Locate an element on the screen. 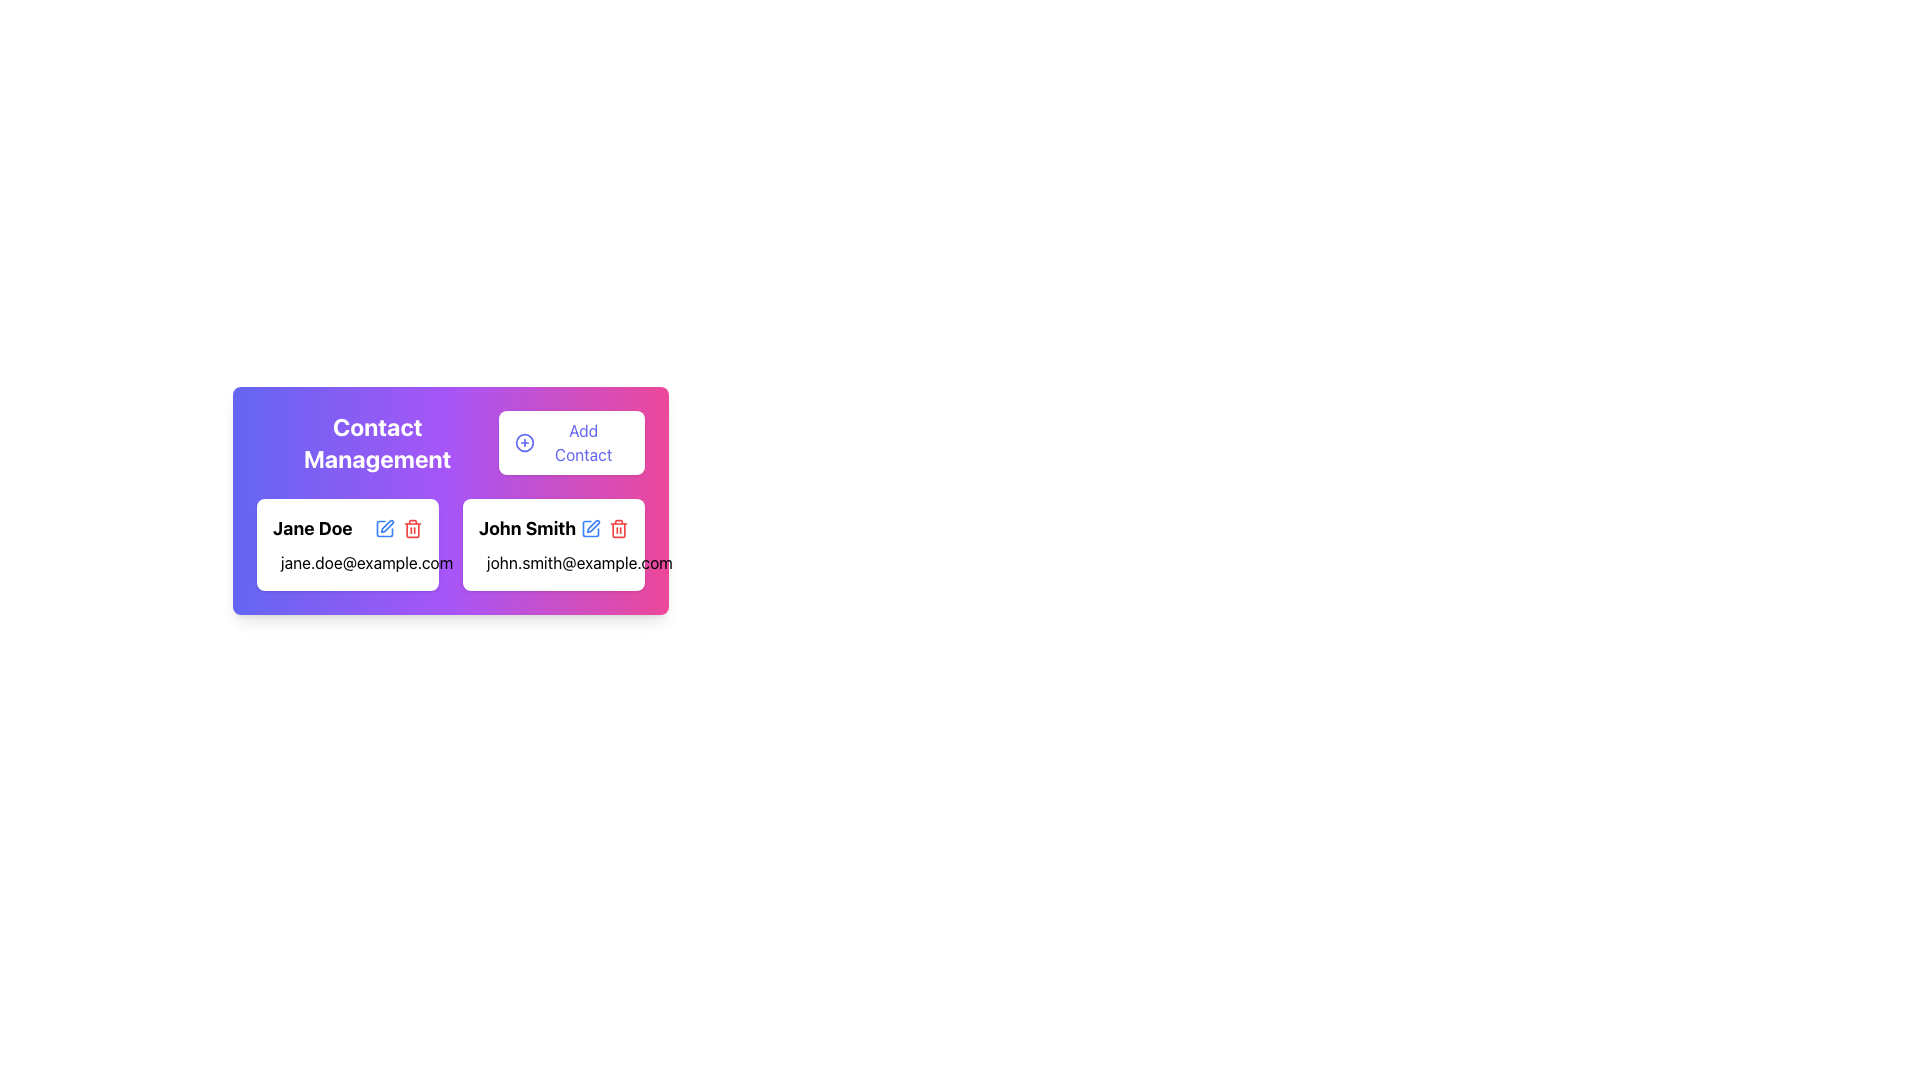 Image resolution: width=1920 pixels, height=1080 pixels. text element displaying the email address associated with the contact 'Jane Doe', which is located in the card labeled 'Jane Doe' below the name is located at coordinates (347, 563).